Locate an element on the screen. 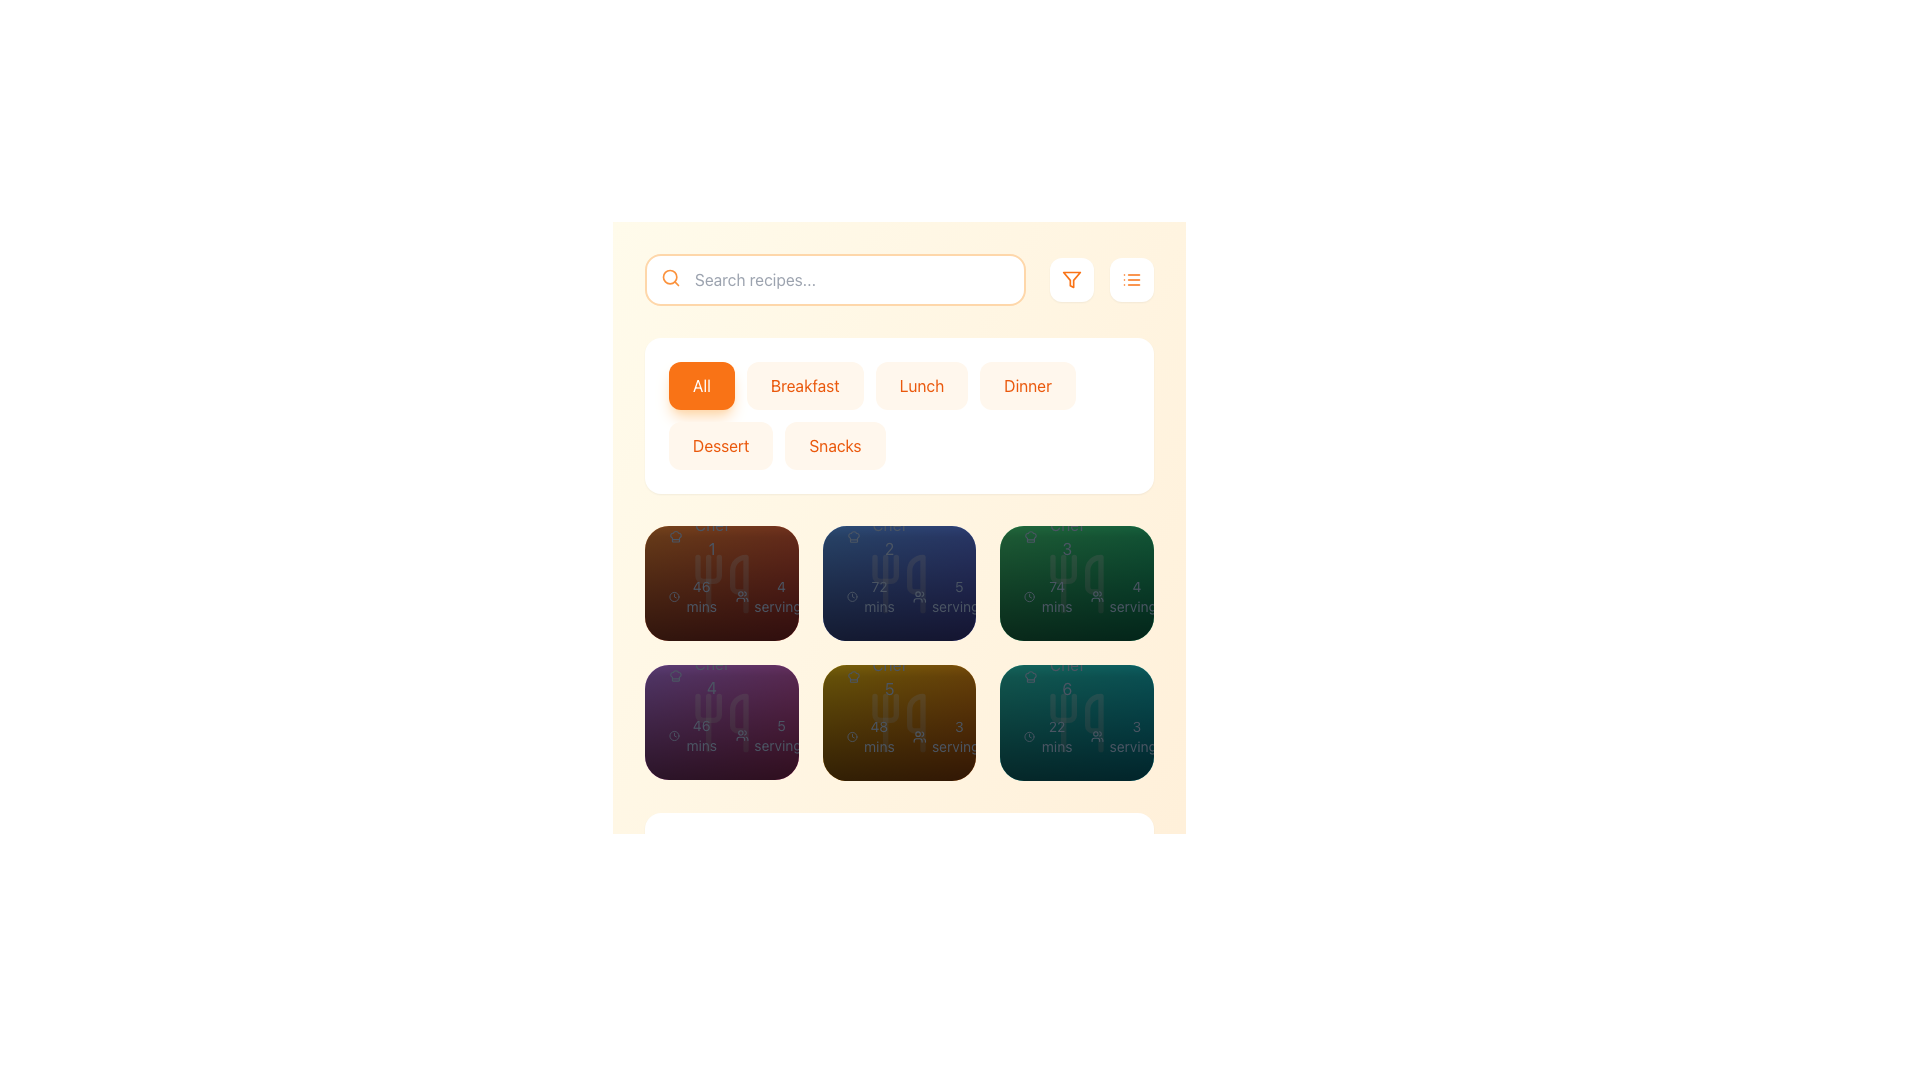  text label displaying 'Chef 3' located in the green-tinted box below 'Recipe 3' is located at coordinates (1055, 536).